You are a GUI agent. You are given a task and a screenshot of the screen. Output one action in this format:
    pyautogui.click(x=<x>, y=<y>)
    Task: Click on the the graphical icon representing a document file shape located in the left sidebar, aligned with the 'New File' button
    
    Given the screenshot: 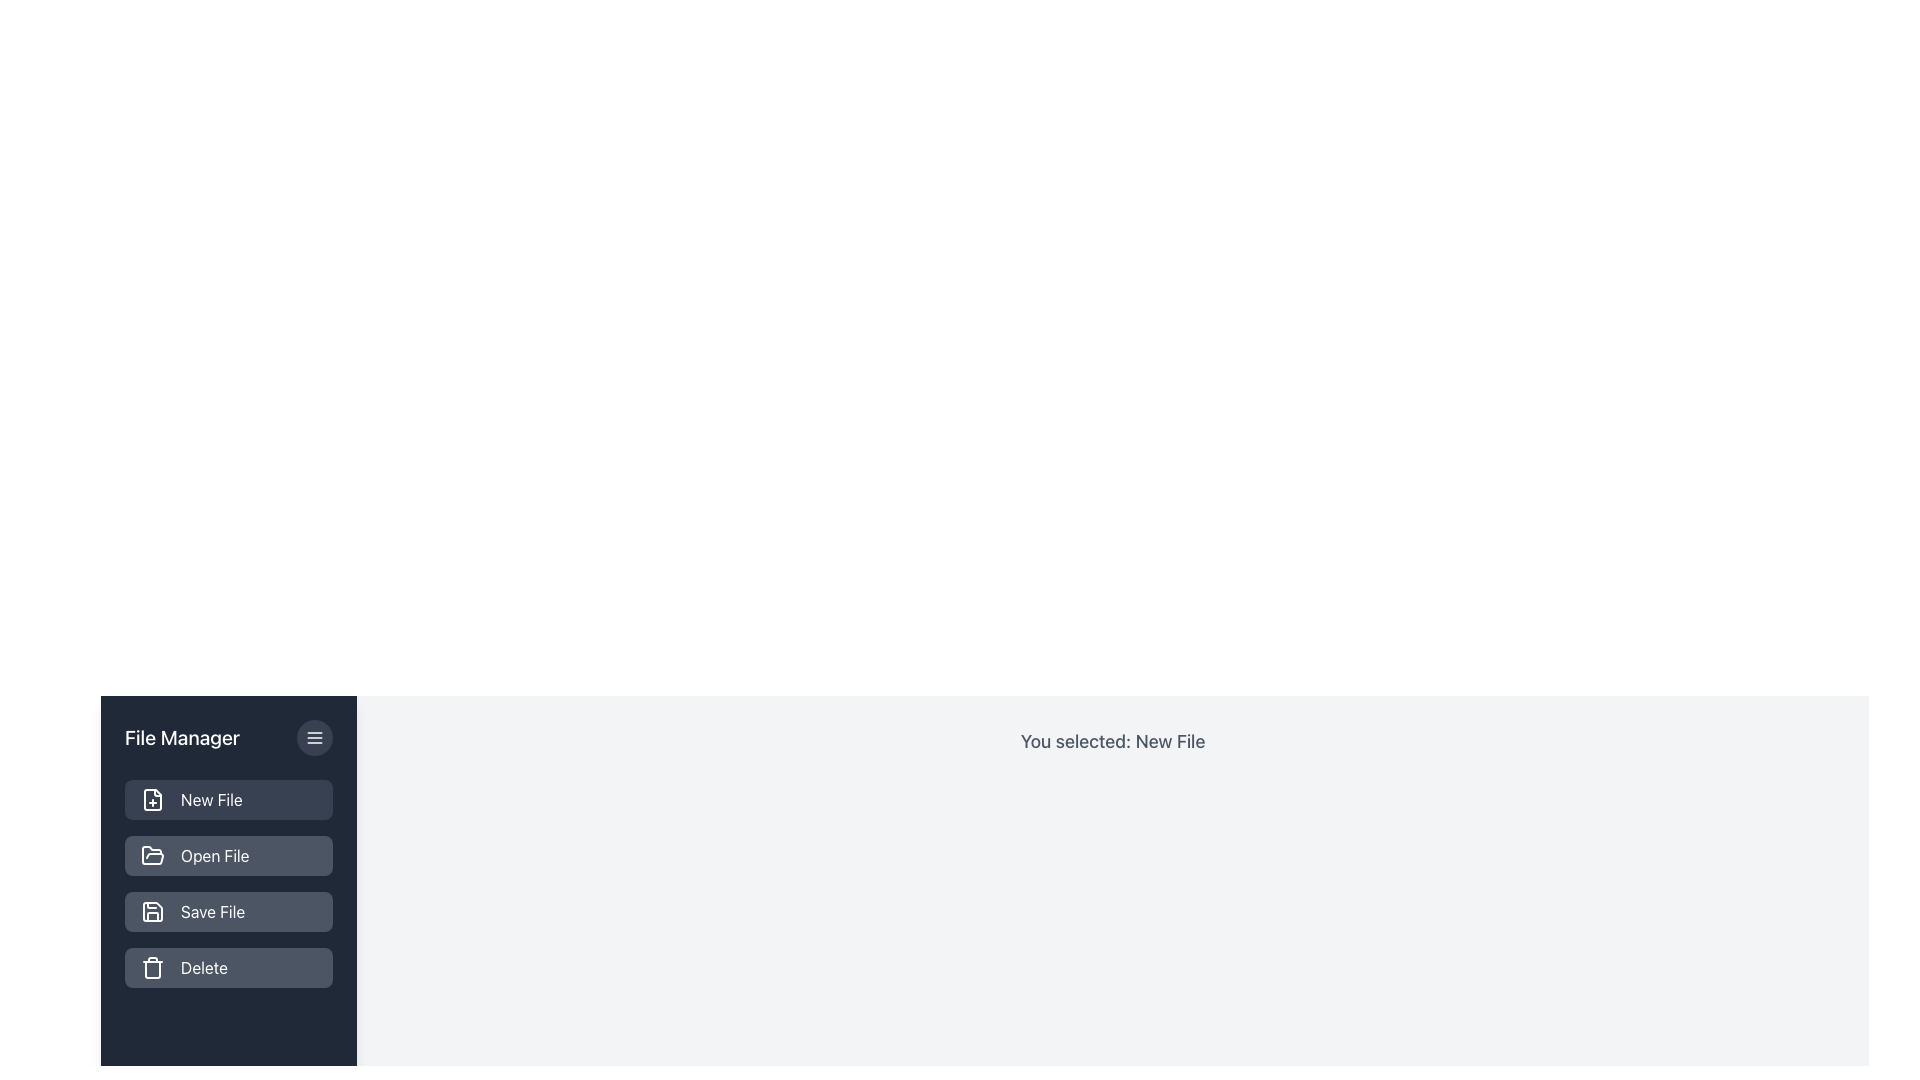 What is the action you would take?
    pyautogui.click(x=152, y=798)
    